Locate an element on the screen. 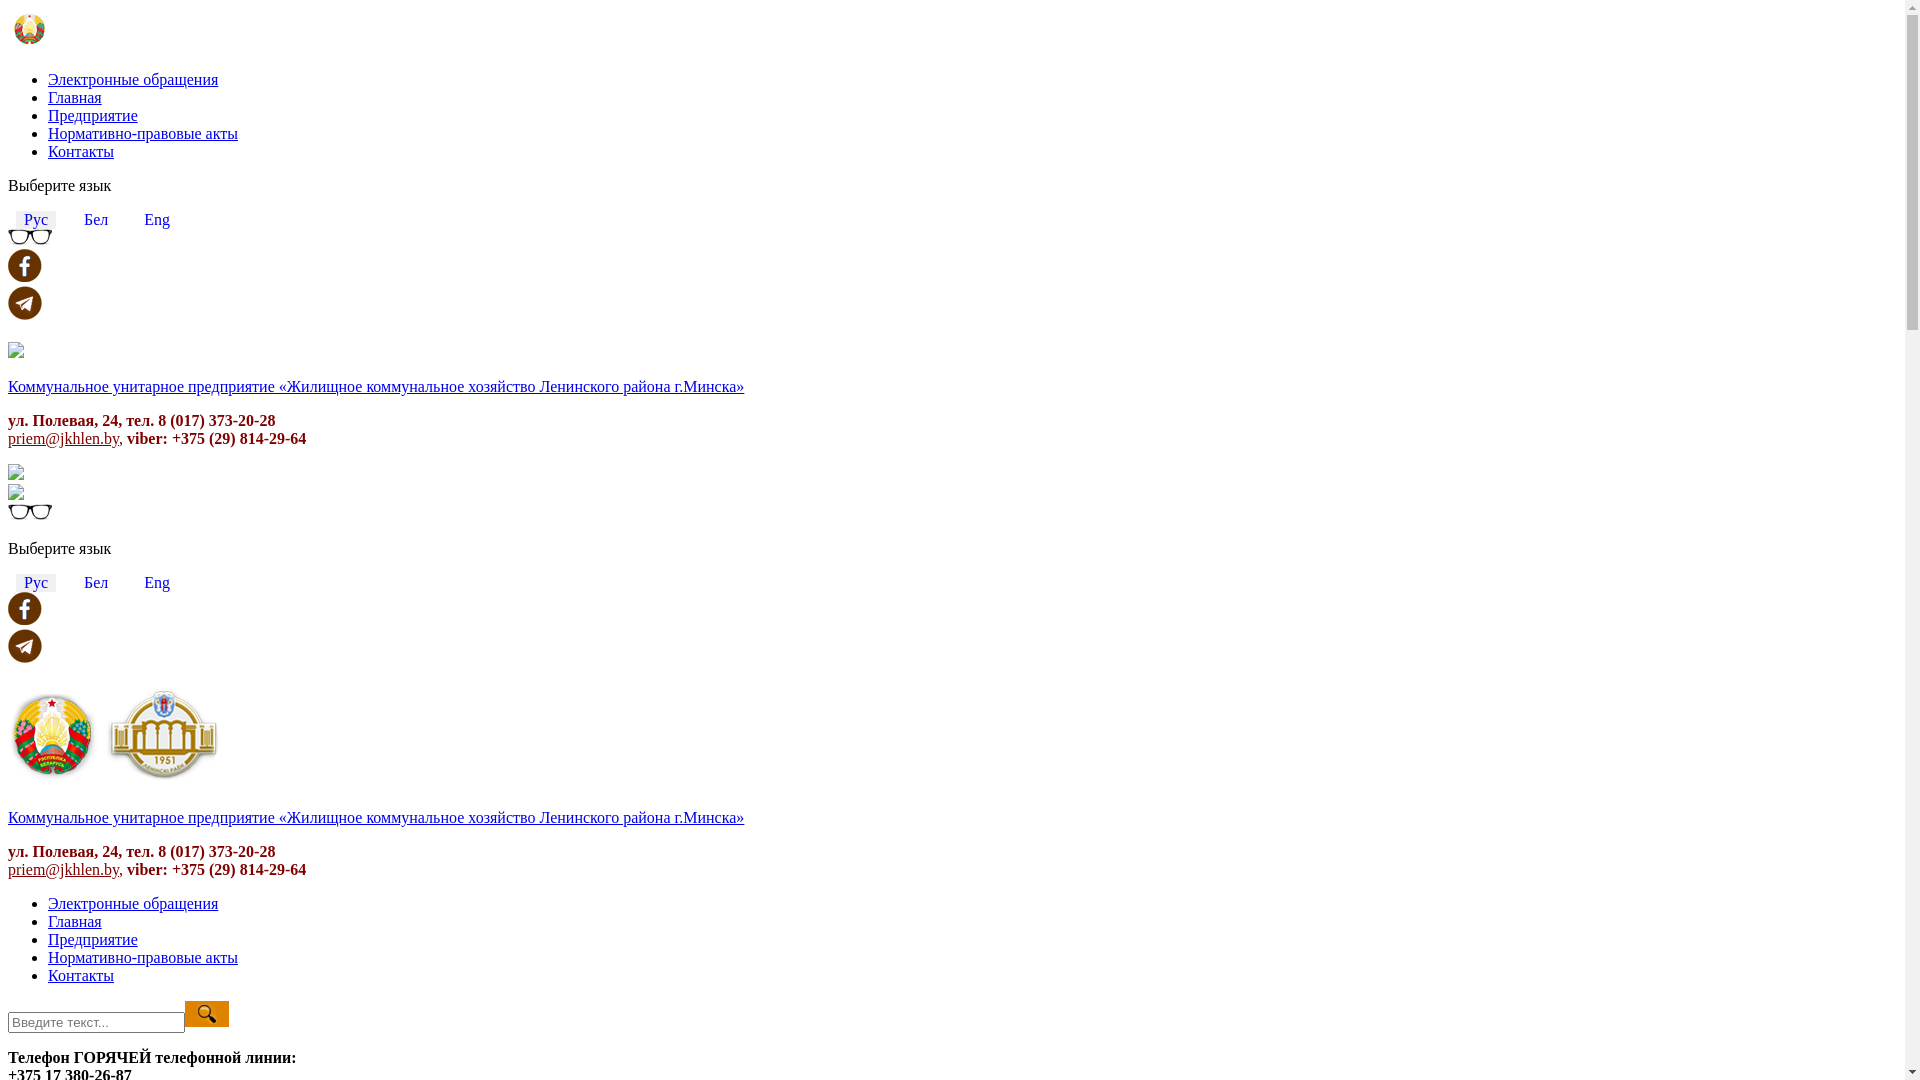 This screenshot has width=1920, height=1080. 'Eng' is located at coordinates (156, 219).